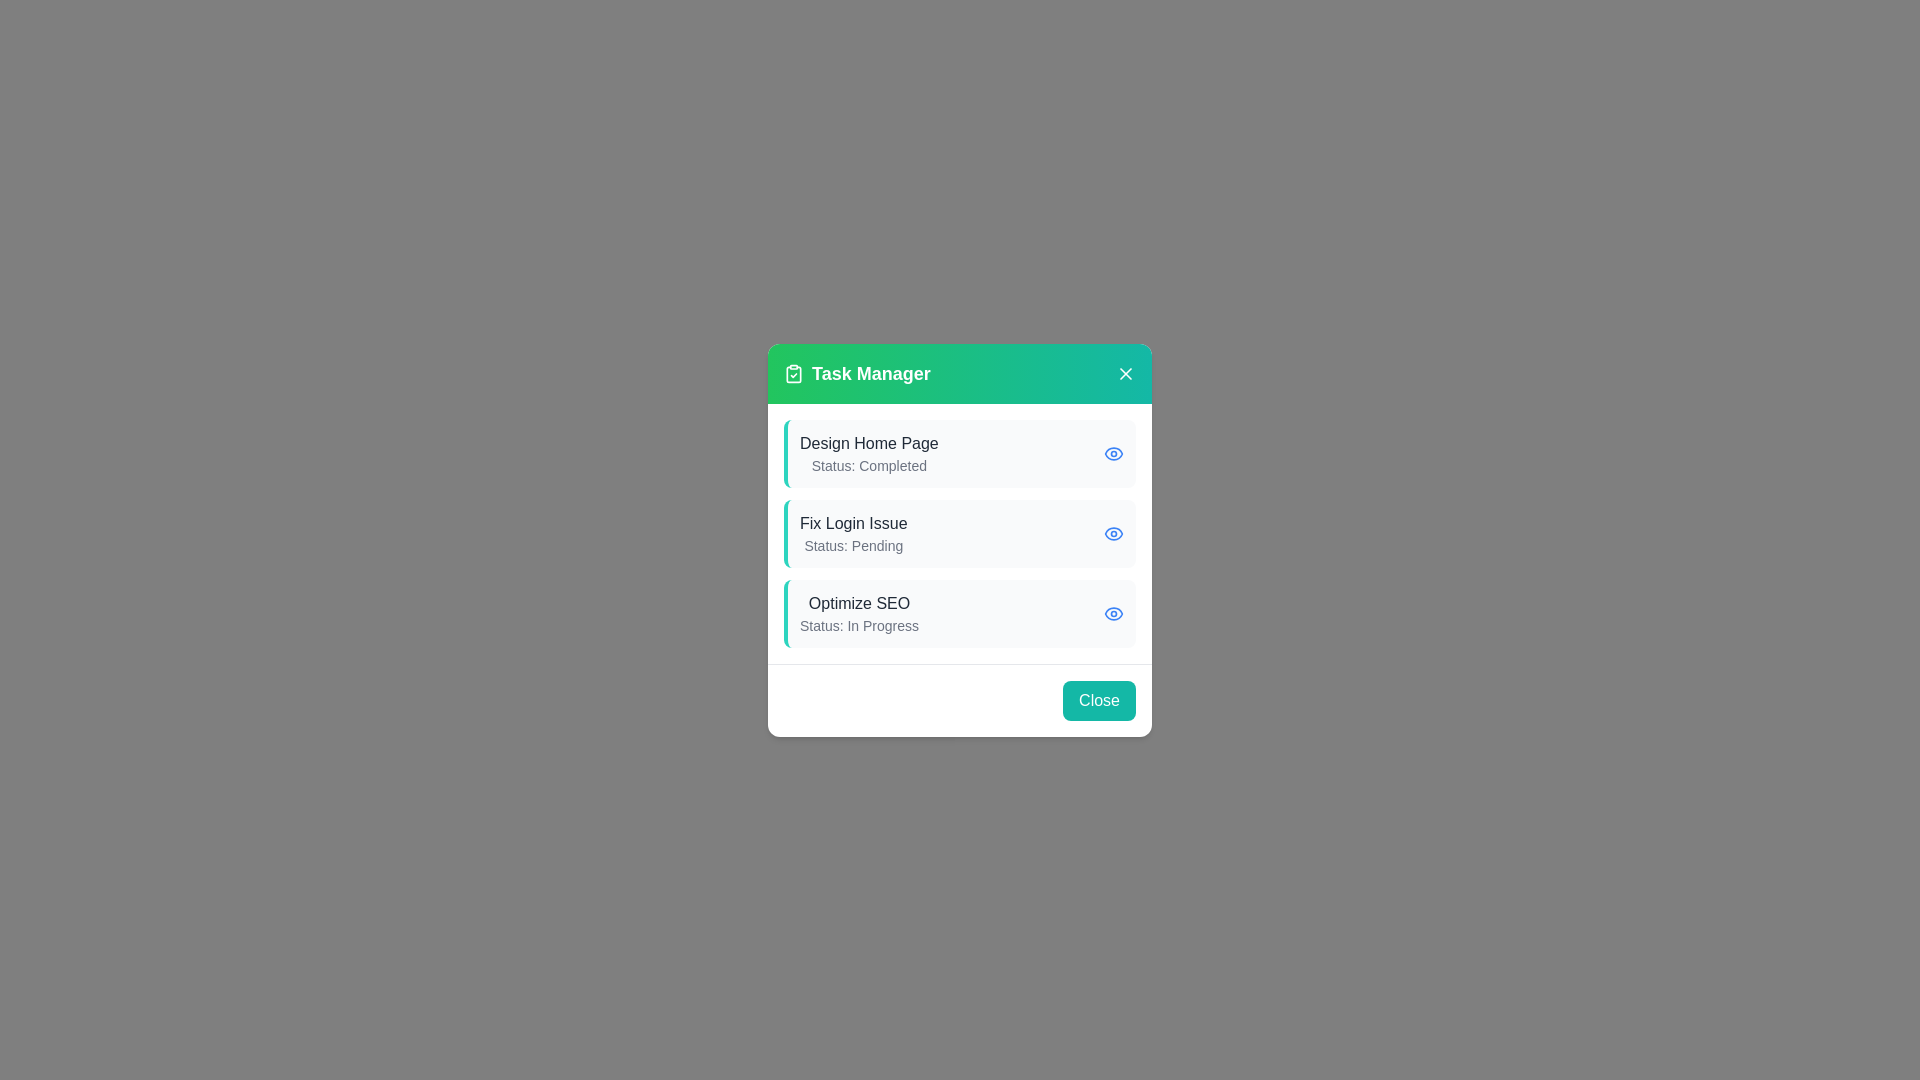 The width and height of the screenshot is (1920, 1080). Describe the element at coordinates (853, 532) in the screenshot. I see `the text display component that shows the task title 'Fix Login Issue' and its status 'Status: Pending', located within the second card of the 'Task Manager' dialog` at that location.